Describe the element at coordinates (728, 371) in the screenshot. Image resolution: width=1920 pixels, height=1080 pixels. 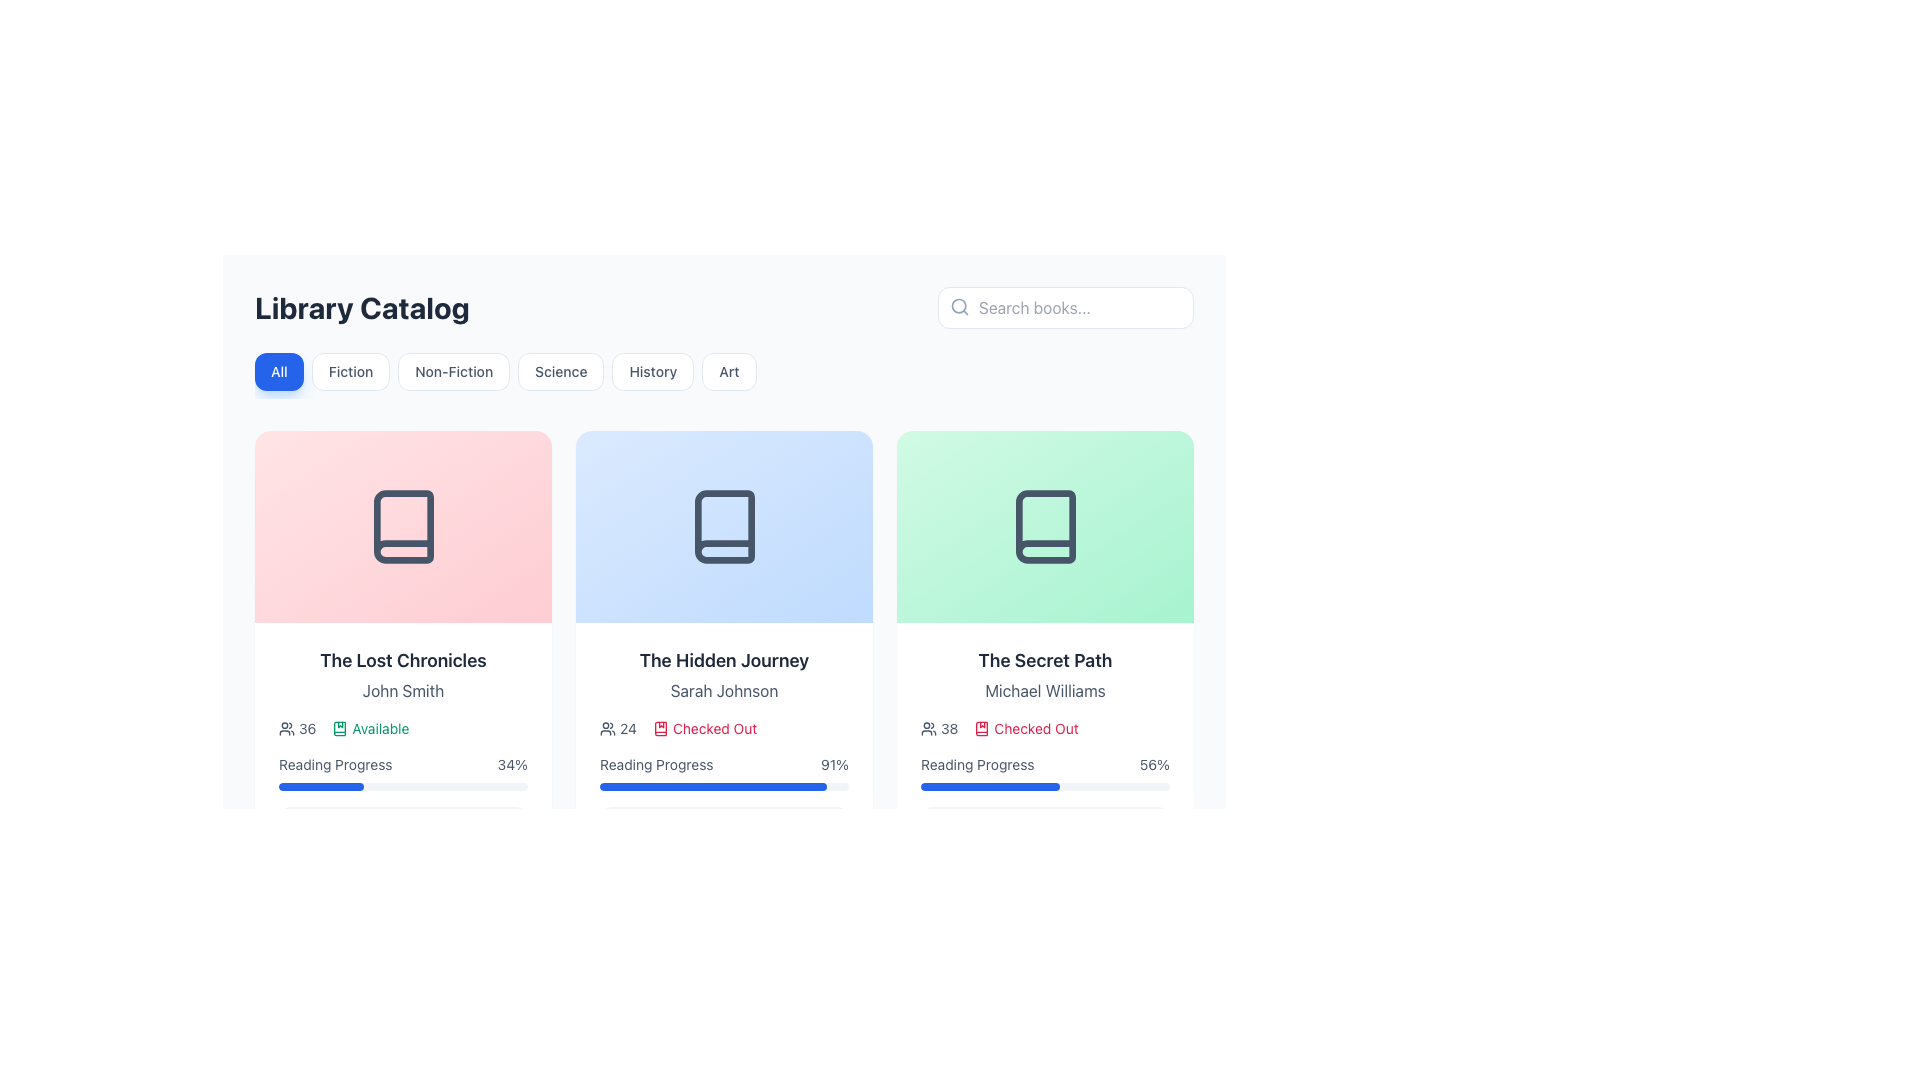
I see `the 'Art' filter button, which is the last button in a horizontal group of six buttons, to filter content on the page` at that location.